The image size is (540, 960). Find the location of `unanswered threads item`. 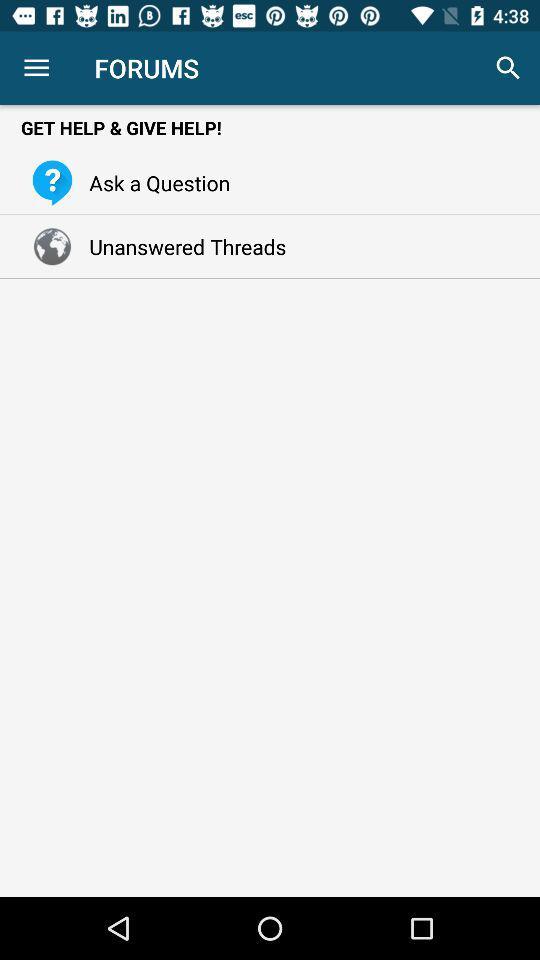

unanswered threads item is located at coordinates (182, 245).